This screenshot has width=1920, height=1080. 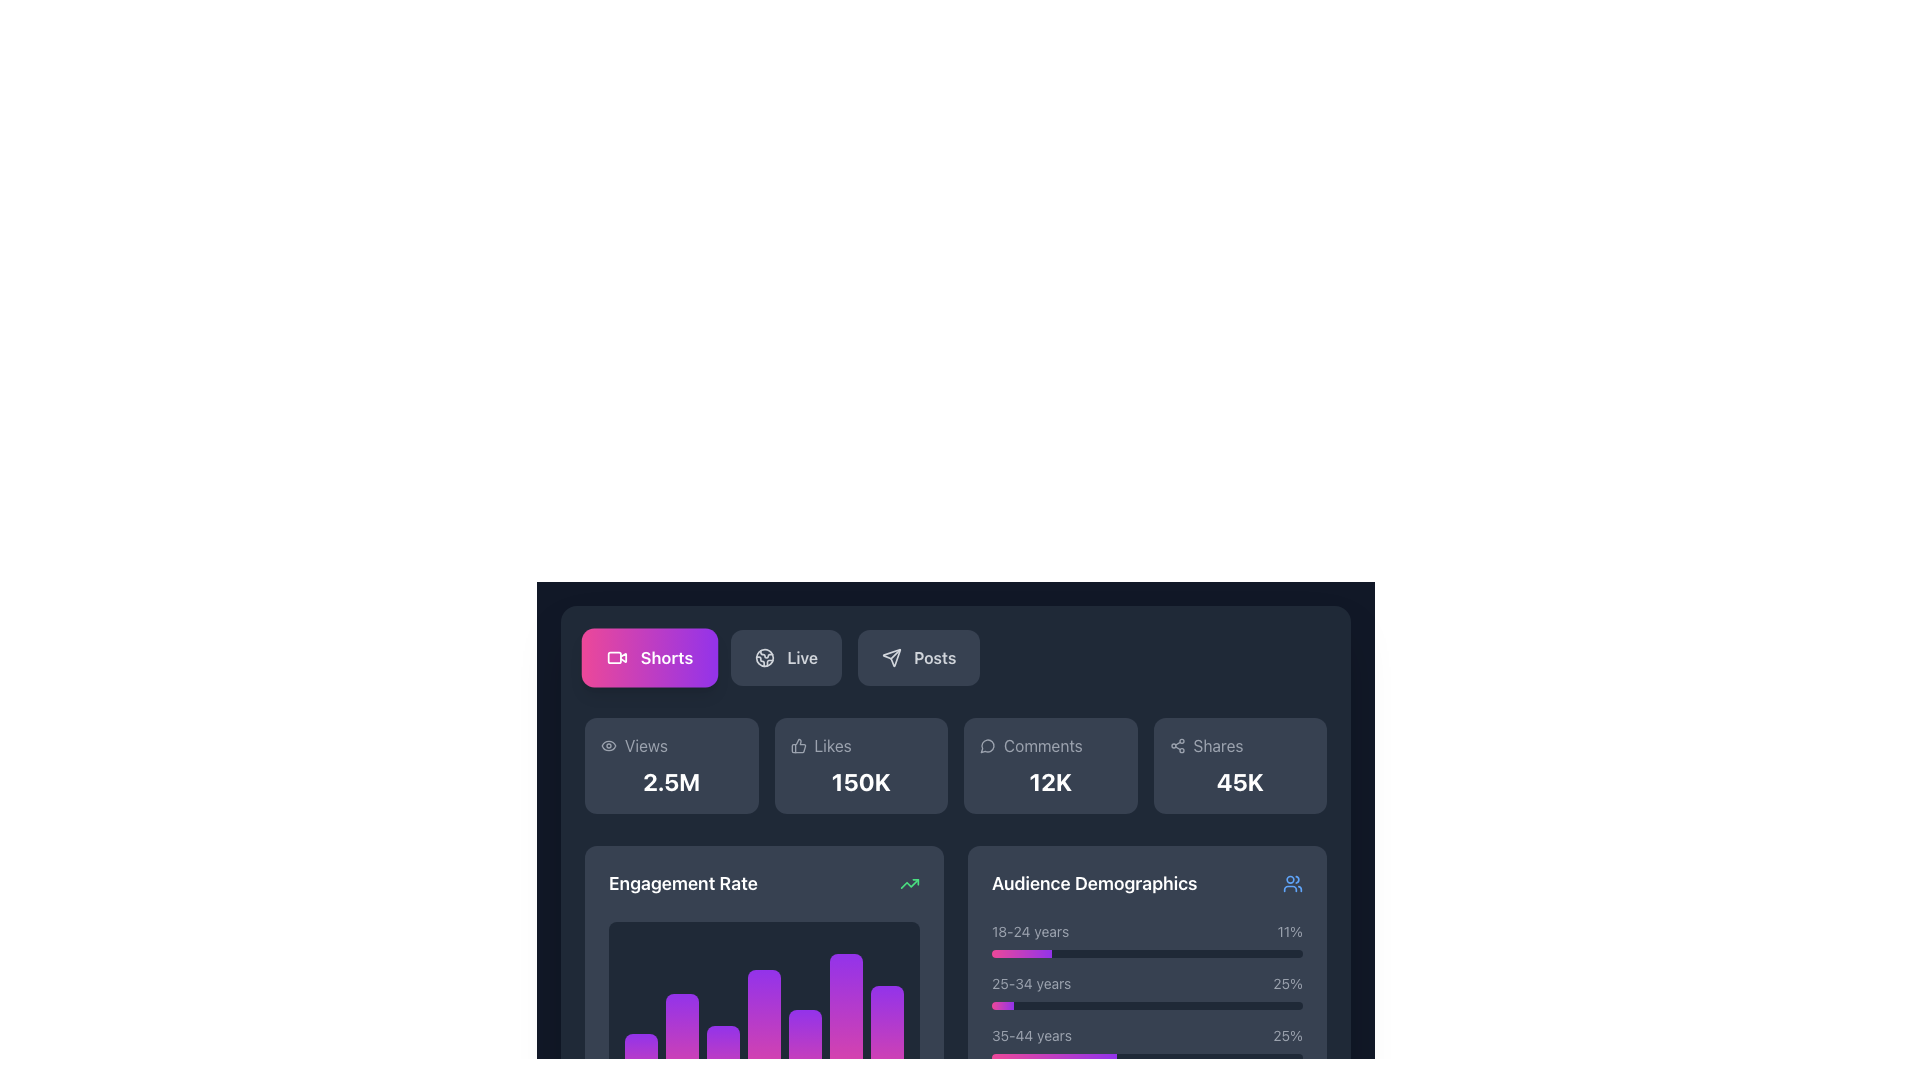 What do you see at coordinates (909, 882) in the screenshot?
I see `the informational icon representing a positive trend for the 'Engagement Rate' metric, located to the right of the text 'Engagement Rate'` at bounding box center [909, 882].